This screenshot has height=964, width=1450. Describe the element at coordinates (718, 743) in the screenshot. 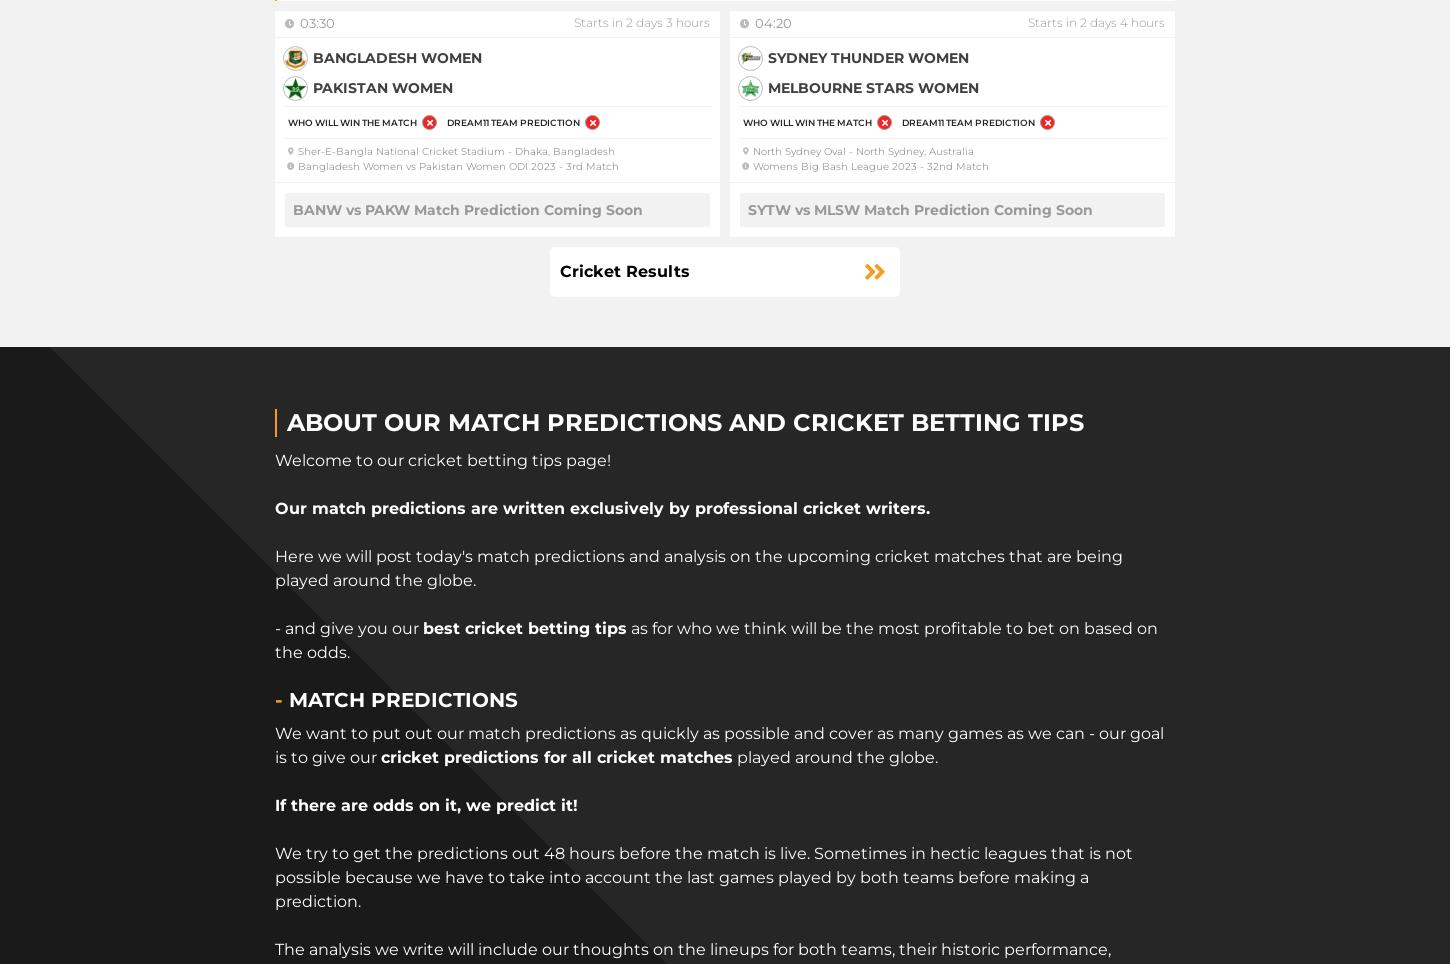

I see `'We want to put out our match predictions as quickly as possible and cover as many games as we can - our goal is to give our'` at that location.